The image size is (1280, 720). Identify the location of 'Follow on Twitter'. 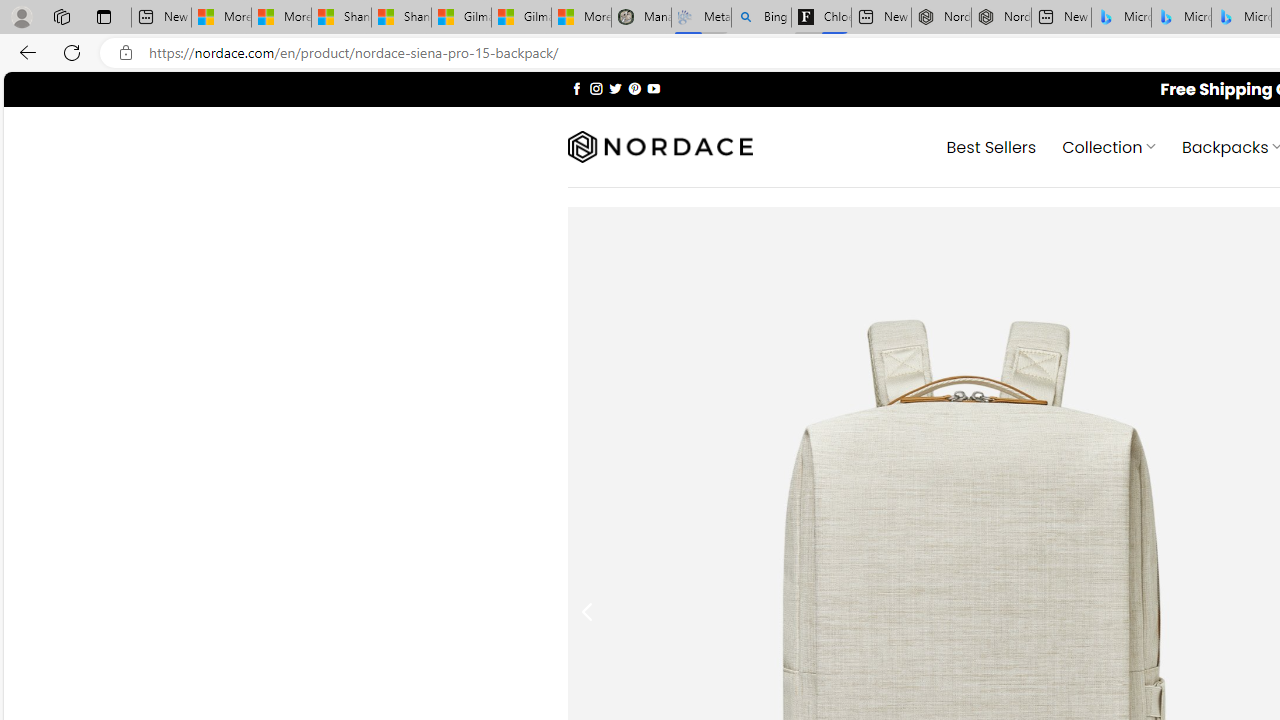
(614, 87).